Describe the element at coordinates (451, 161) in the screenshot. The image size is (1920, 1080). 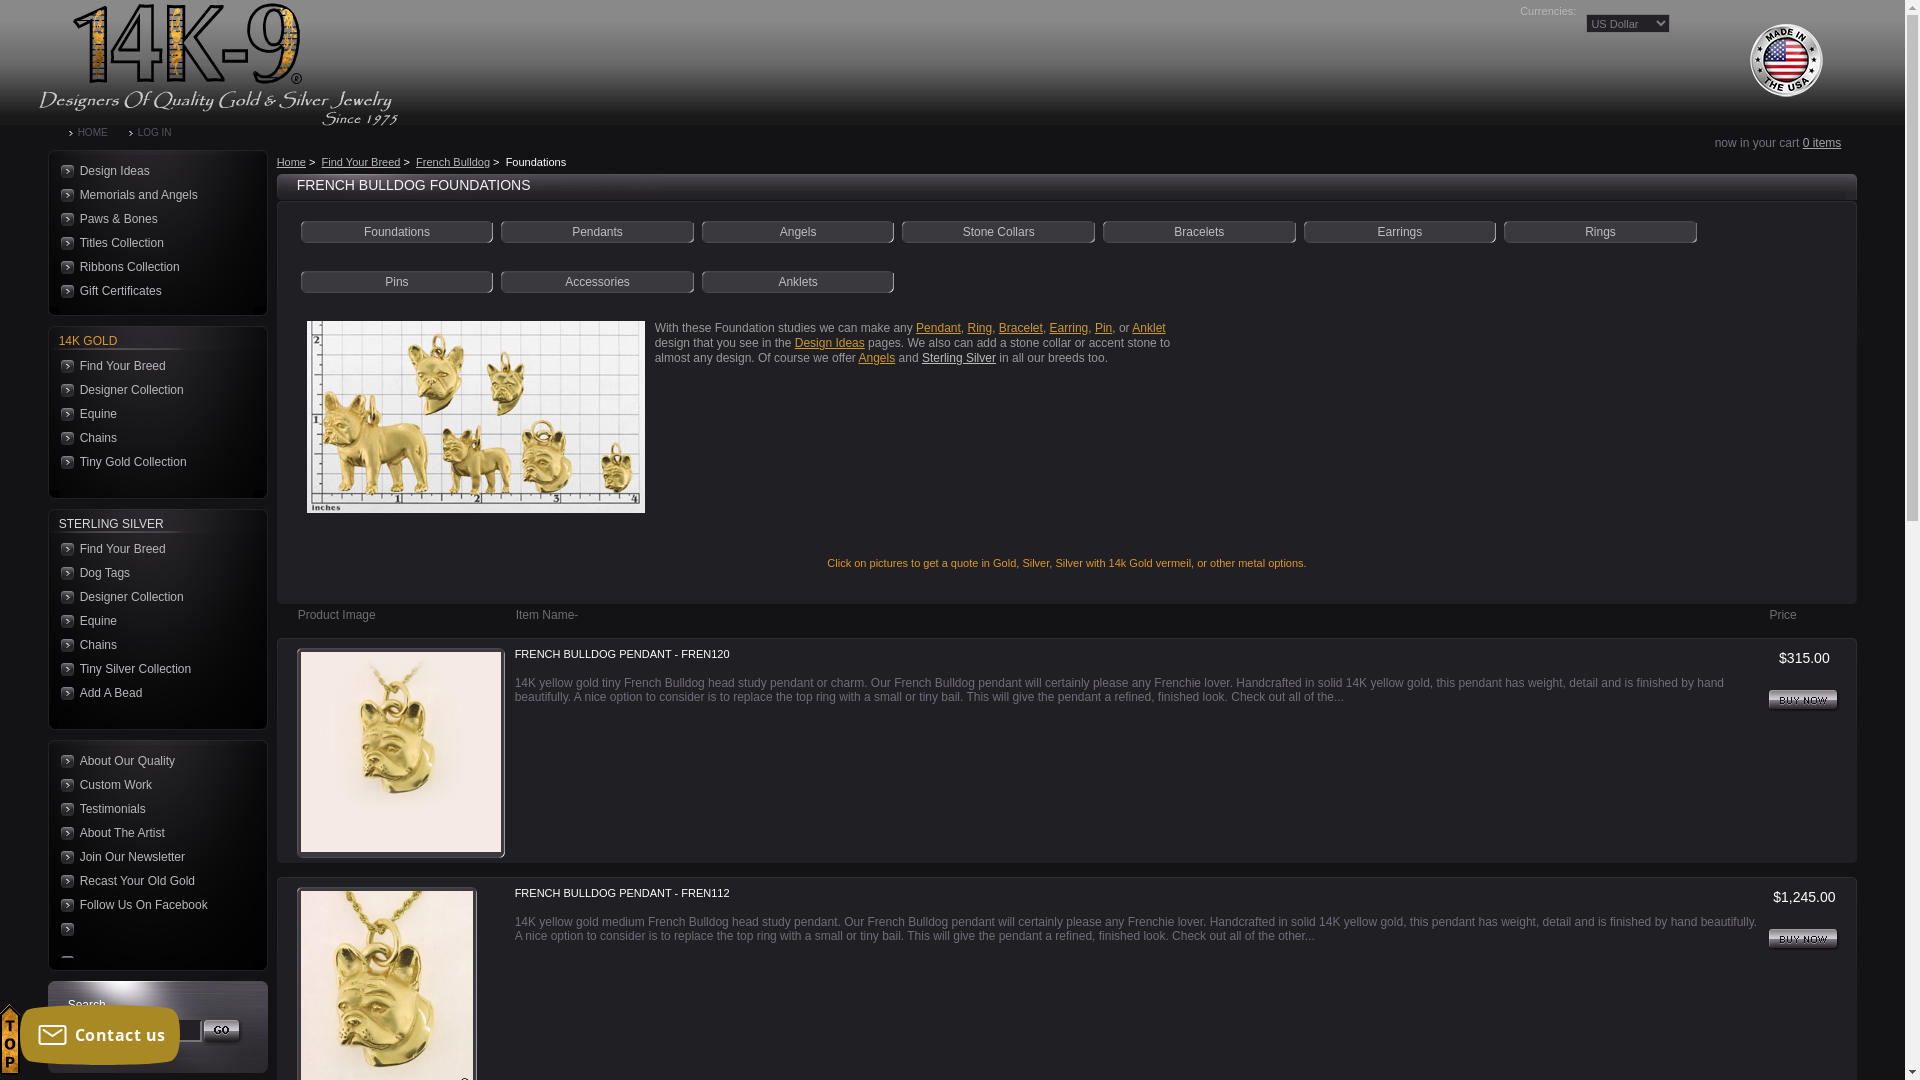
I see `'French Bulldog'` at that location.